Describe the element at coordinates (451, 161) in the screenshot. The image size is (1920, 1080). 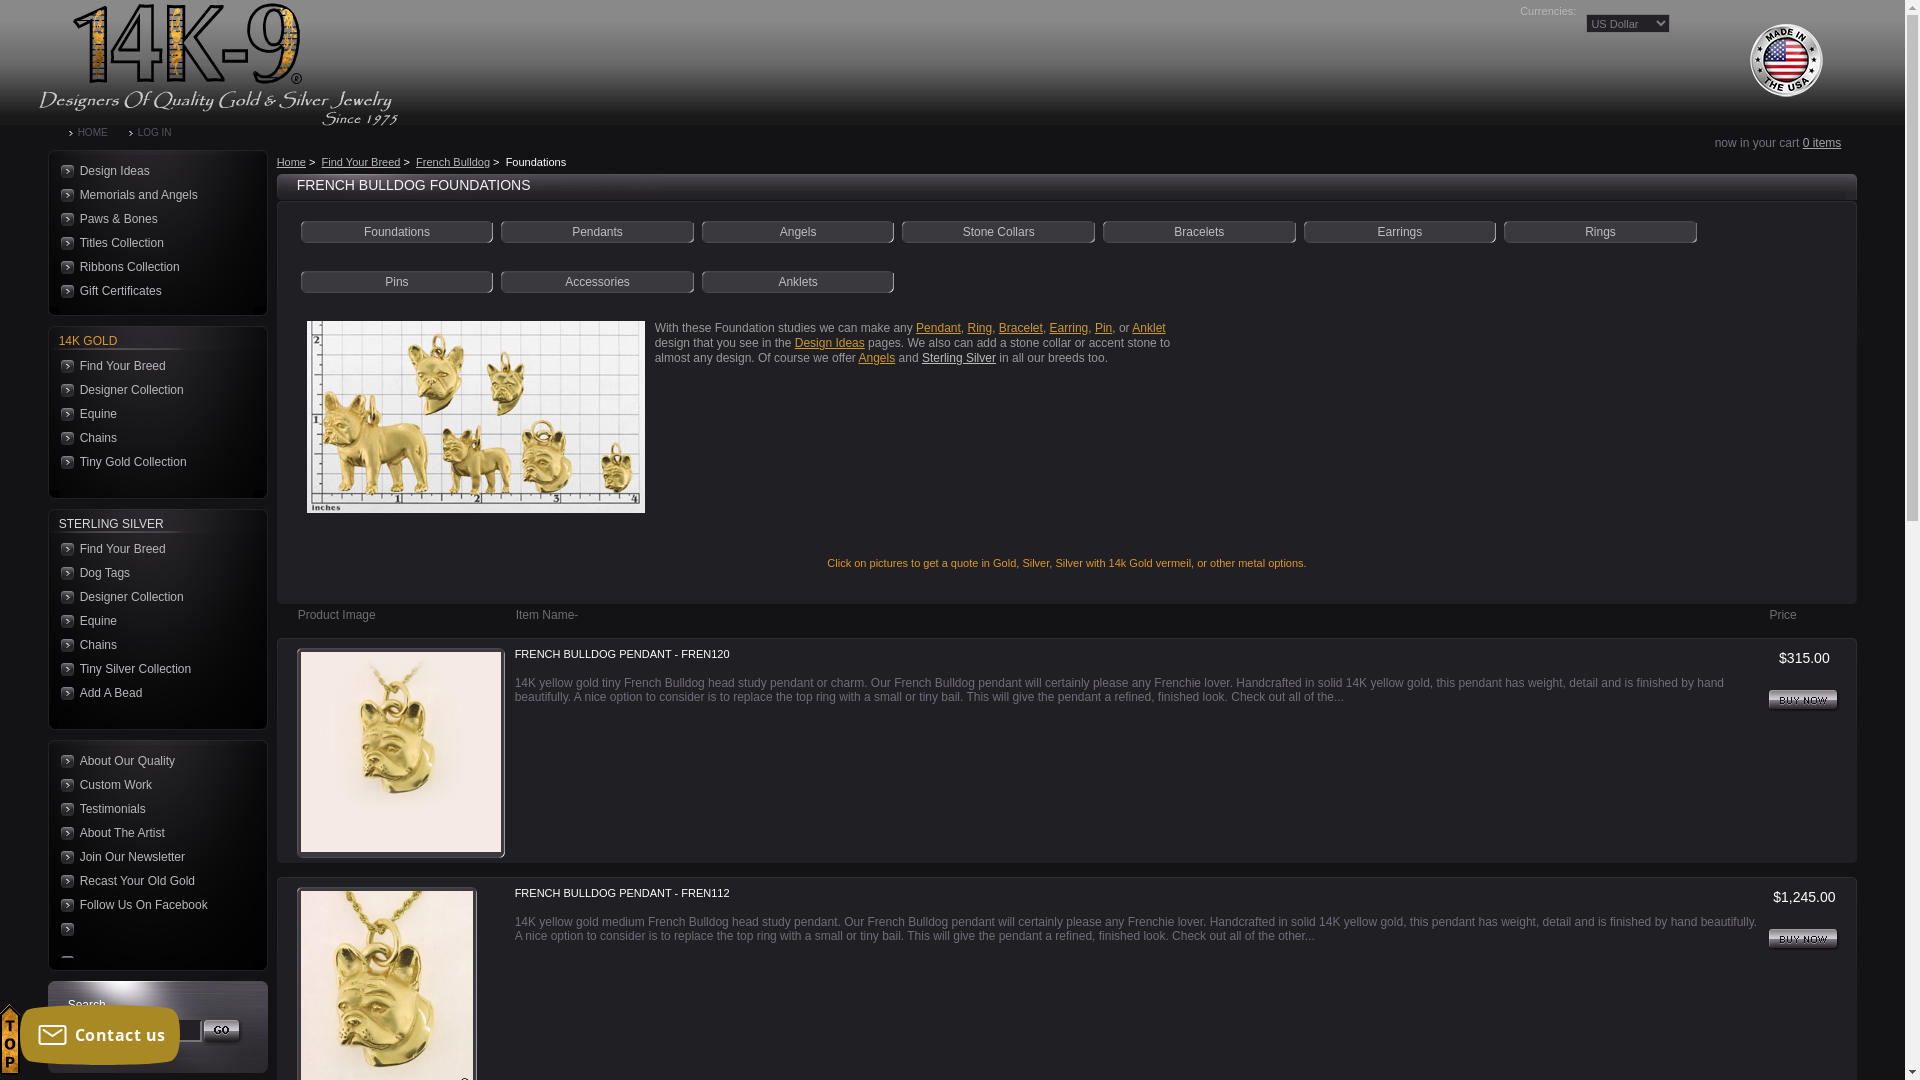
I see `'French Bulldog'` at that location.